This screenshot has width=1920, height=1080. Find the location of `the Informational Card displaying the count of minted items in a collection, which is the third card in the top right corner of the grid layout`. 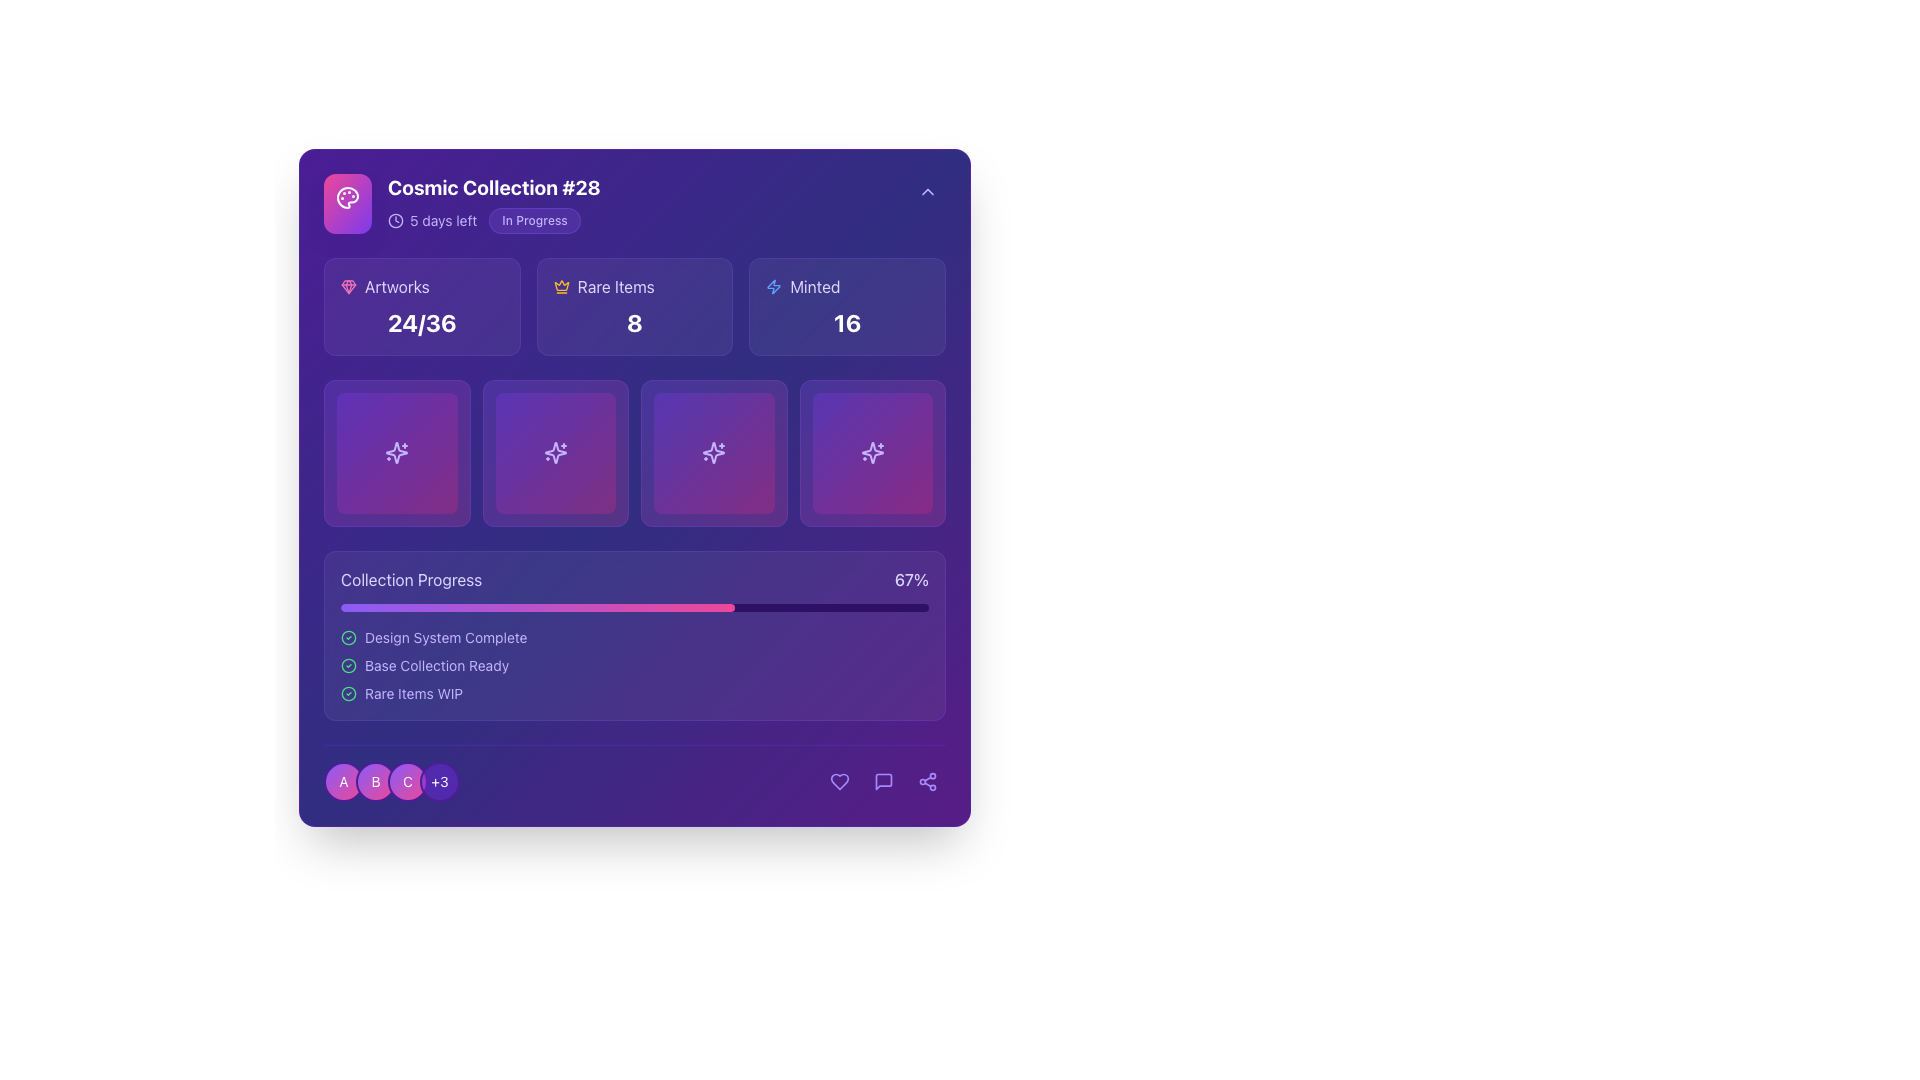

the Informational Card displaying the count of minted items in a collection, which is the third card in the top right corner of the grid layout is located at coordinates (847, 307).